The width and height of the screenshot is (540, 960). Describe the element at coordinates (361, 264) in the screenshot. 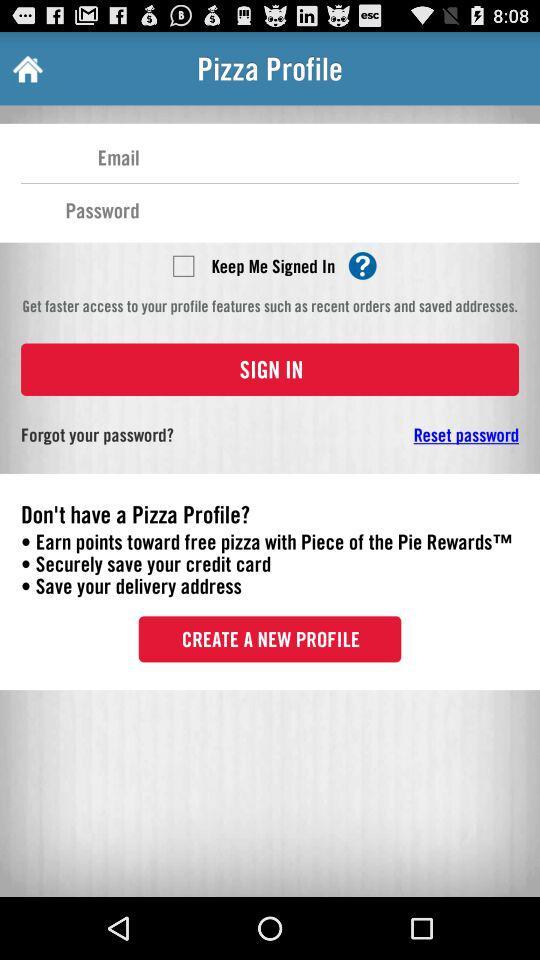

I see `find more details` at that location.